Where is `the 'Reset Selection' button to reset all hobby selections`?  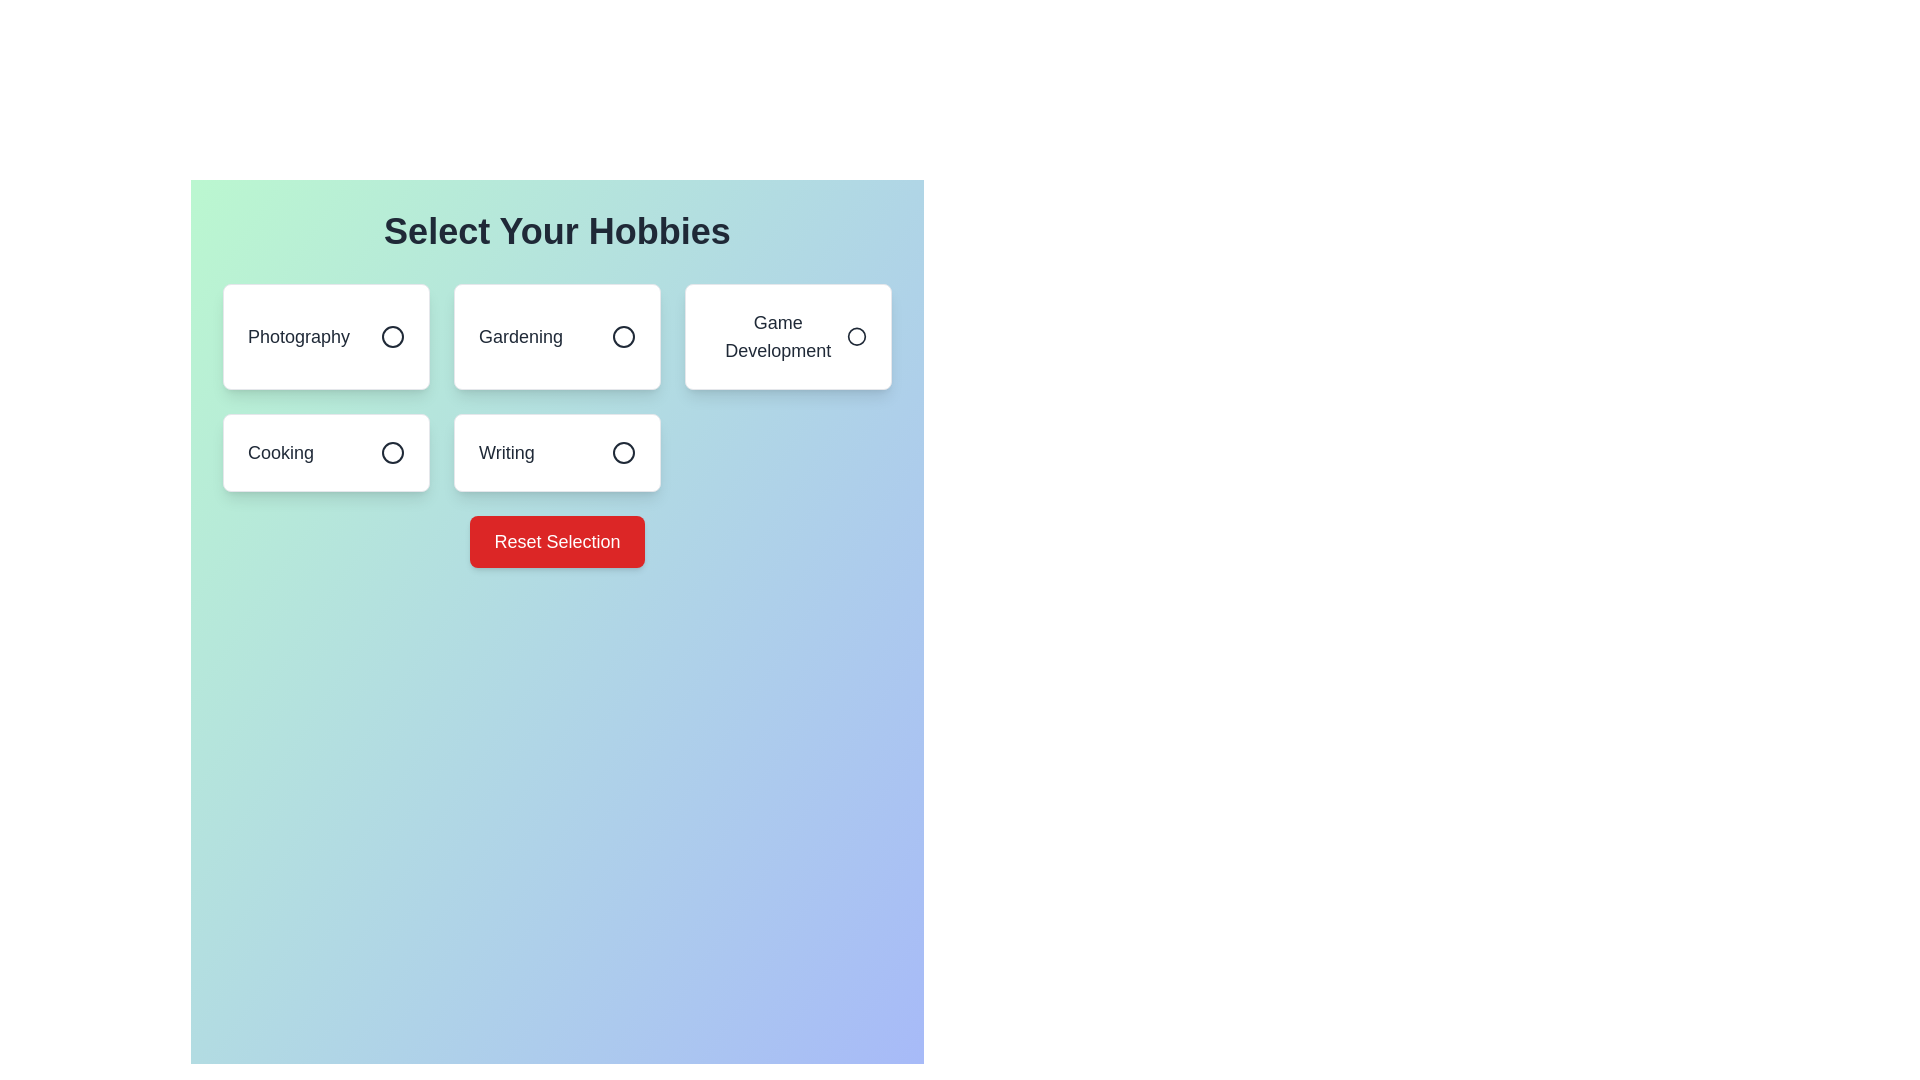 the 'Reset Selection' button to reset all hobby selections is located at coordinates (556, 542).